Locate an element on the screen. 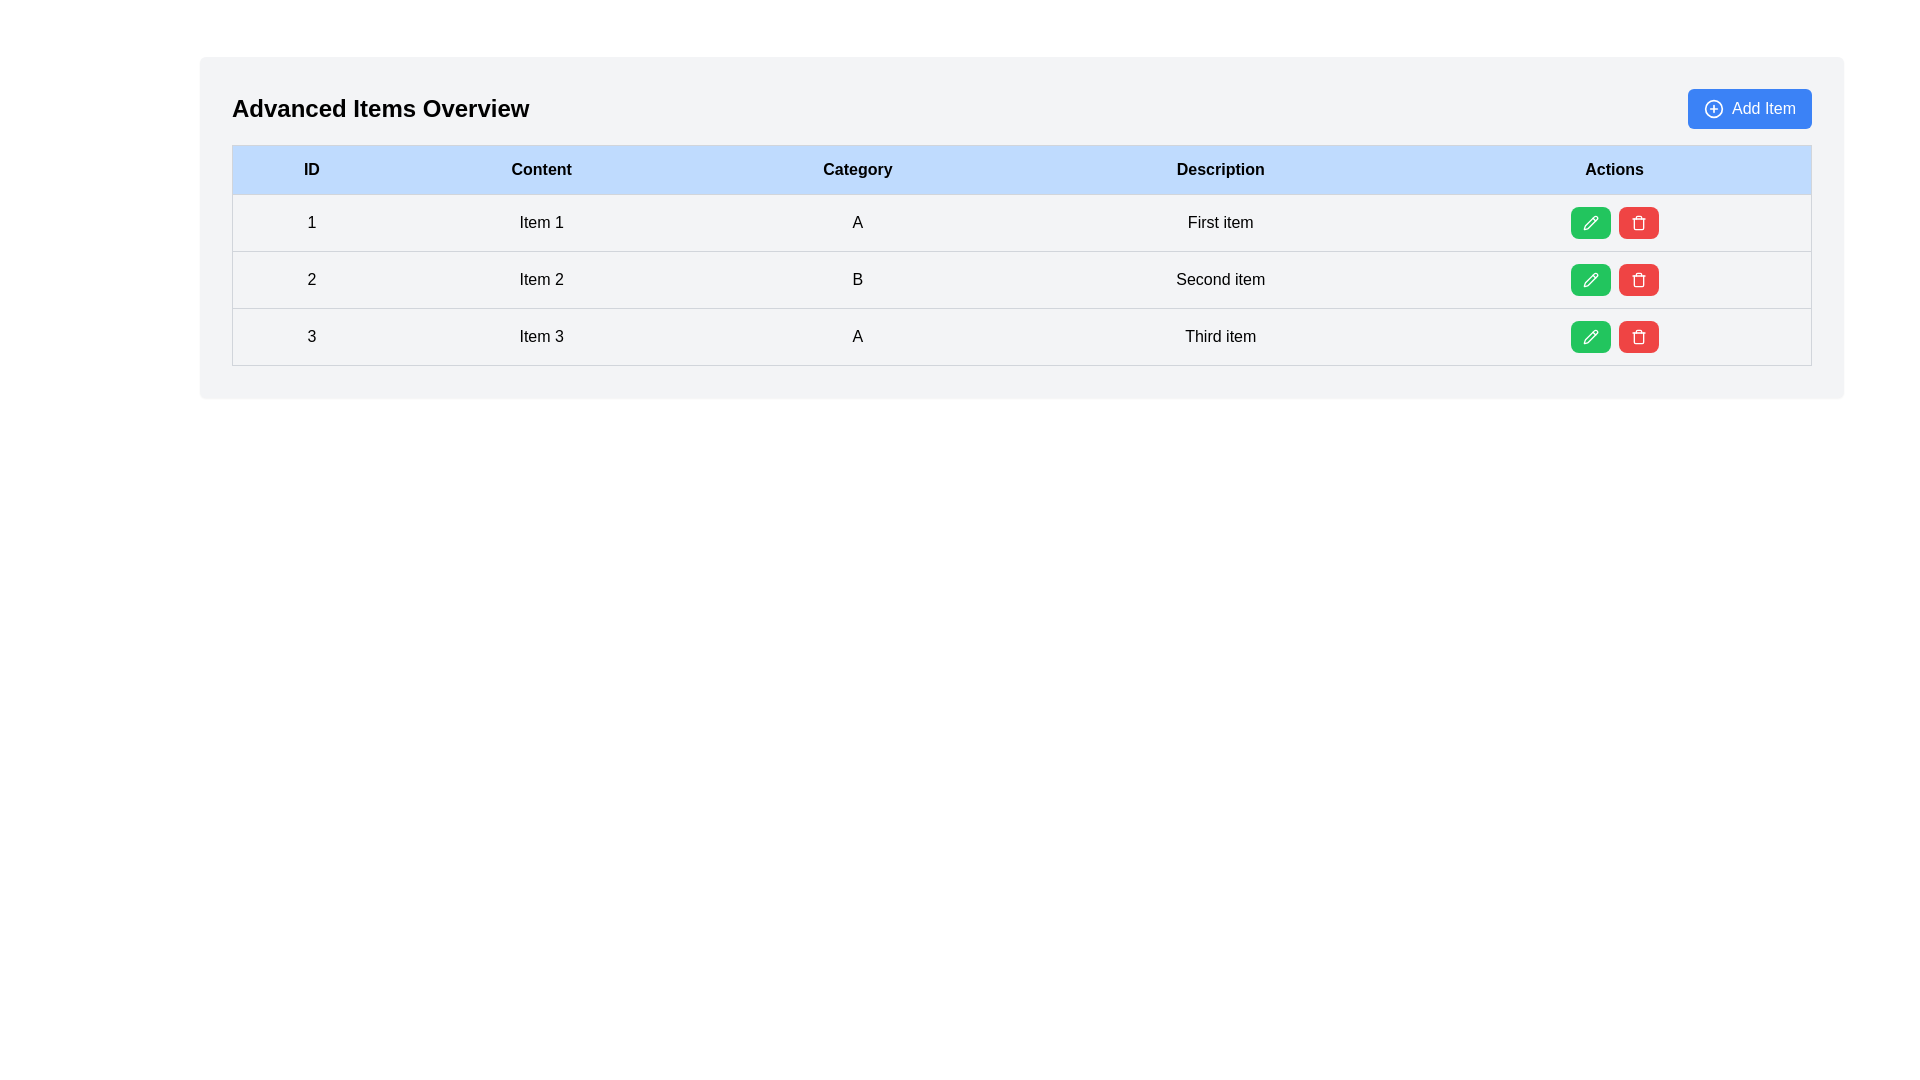 Image resolution: width=1920 pixels, height=1080 pixels. the table header cell labeled 'Category' with a light blue background and bold black text, located in the third column of the data table is located at coordinates (857, 168).